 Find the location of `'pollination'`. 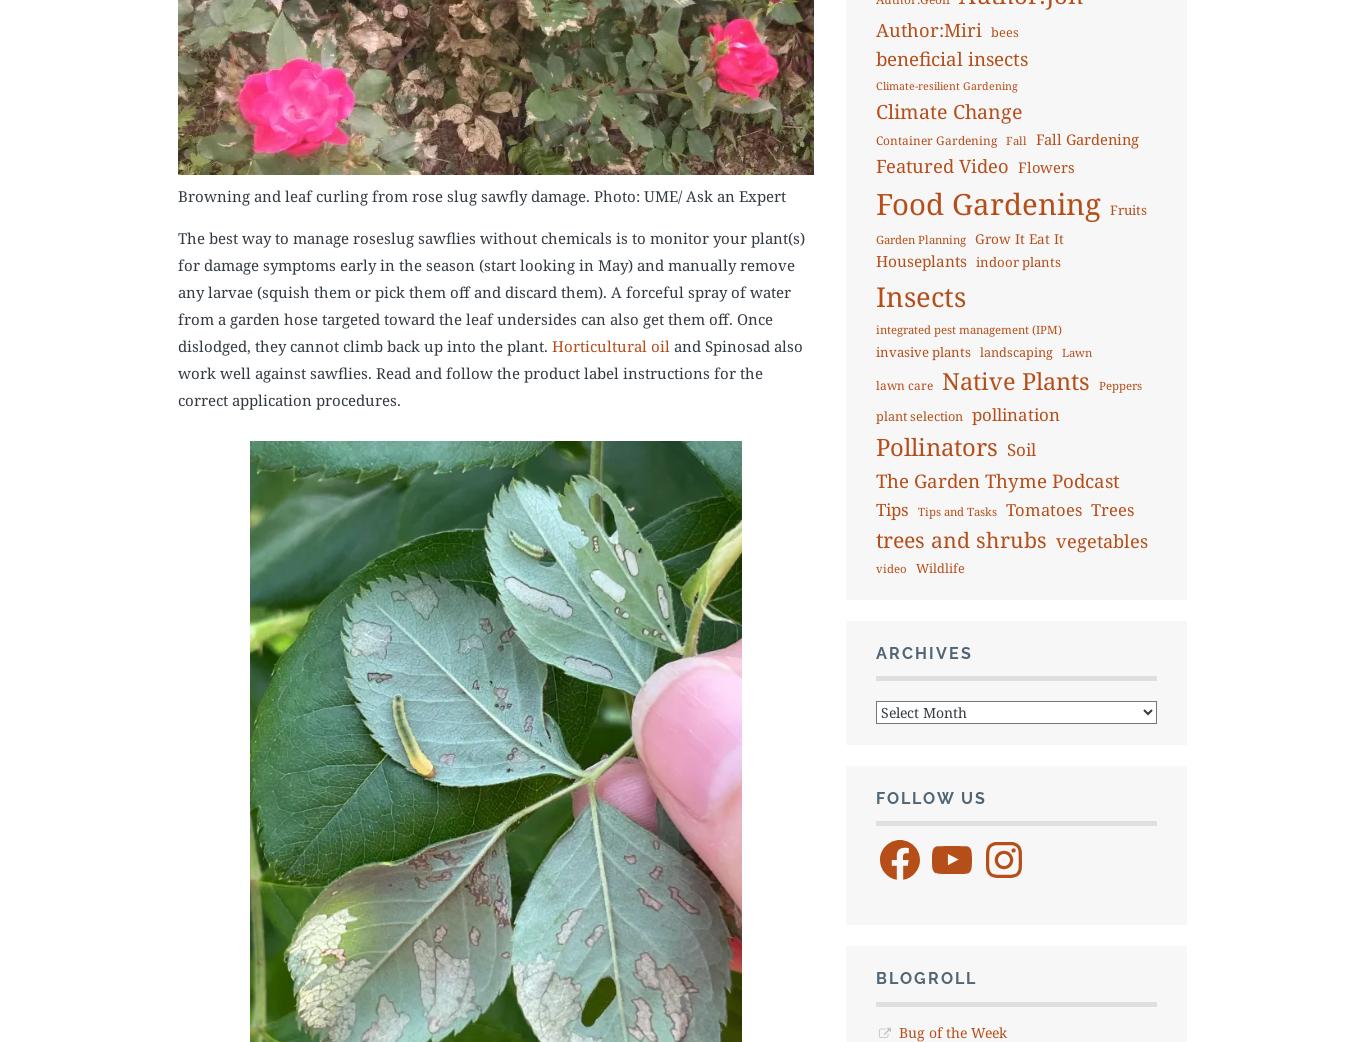

'pollination' is located at coordinates (970, 412).